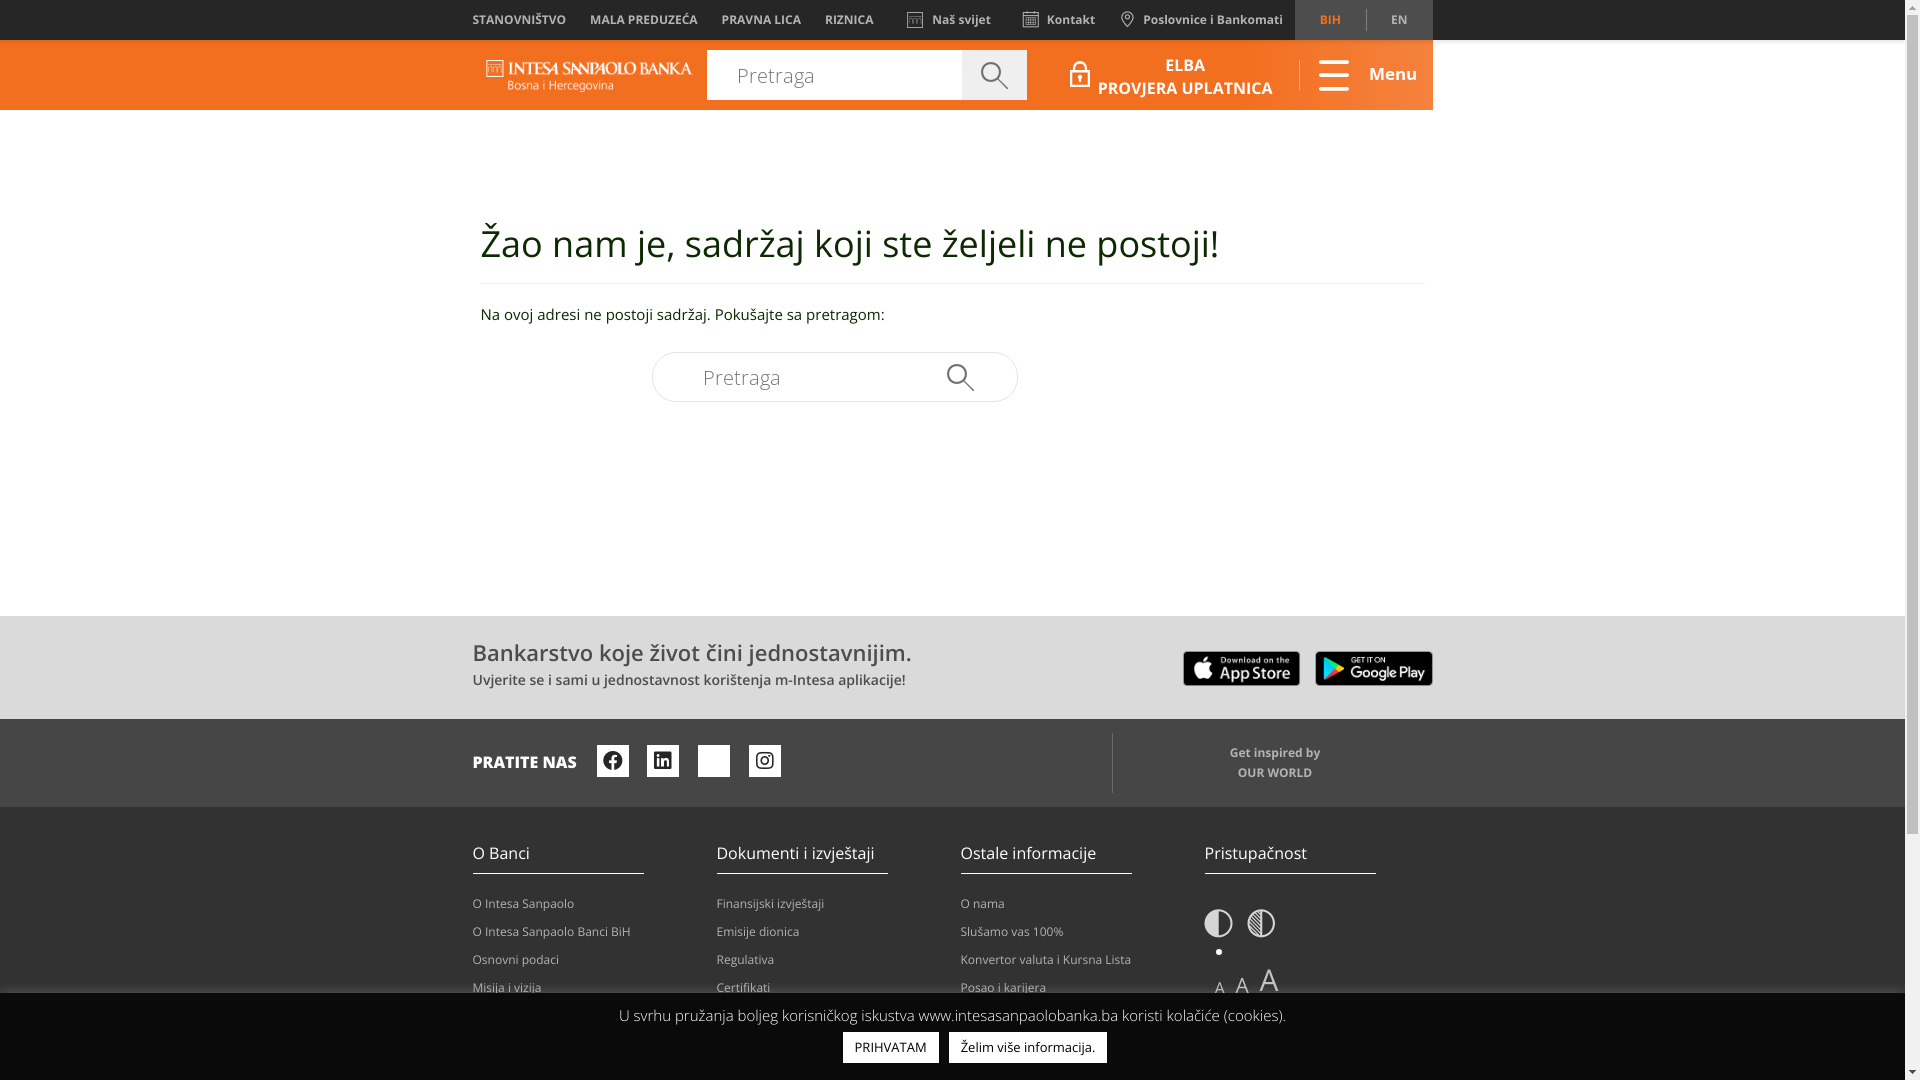  Describe the element at coordinates (470, 1043) in the screenshot. I see `'Historija Banke'` at that location.